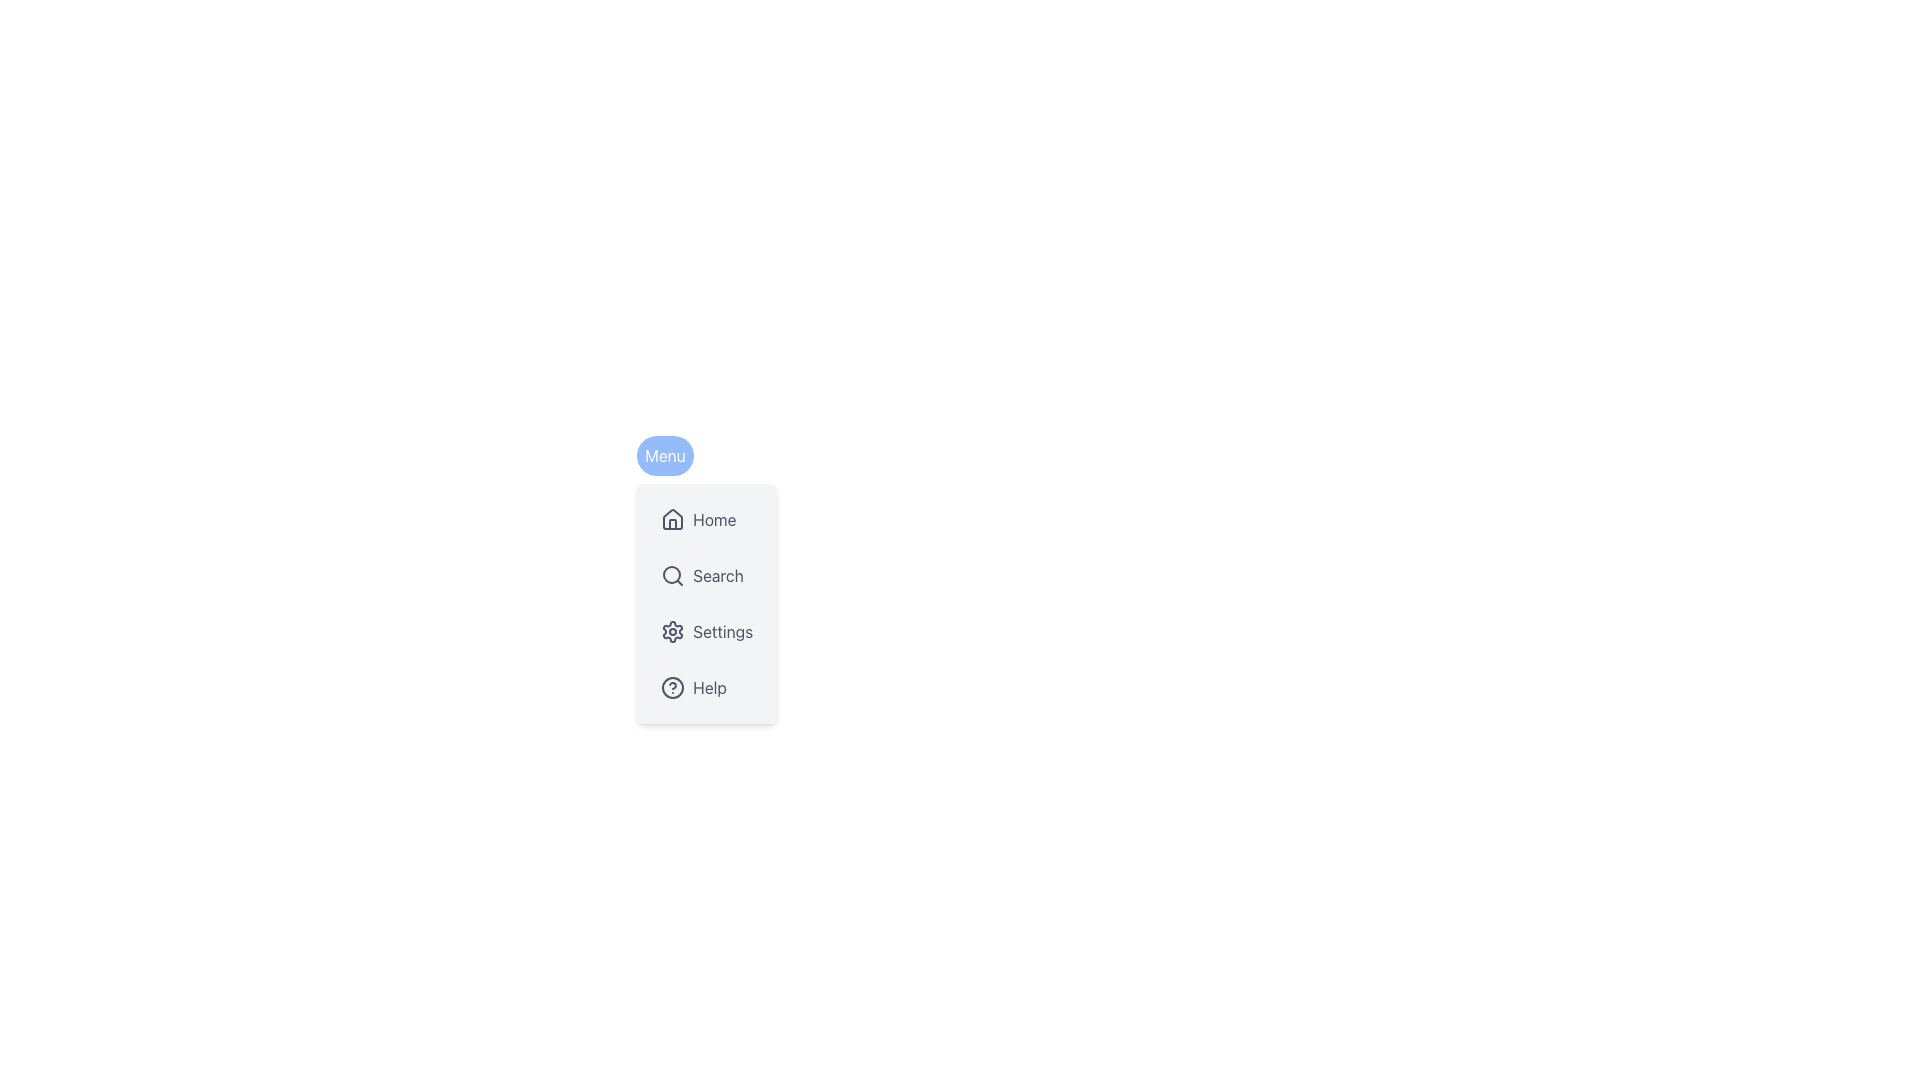  Describe the element at coordinates (673, 631) in the screenshot. I see `the gear-shaped icon in the settings menu` at that location.